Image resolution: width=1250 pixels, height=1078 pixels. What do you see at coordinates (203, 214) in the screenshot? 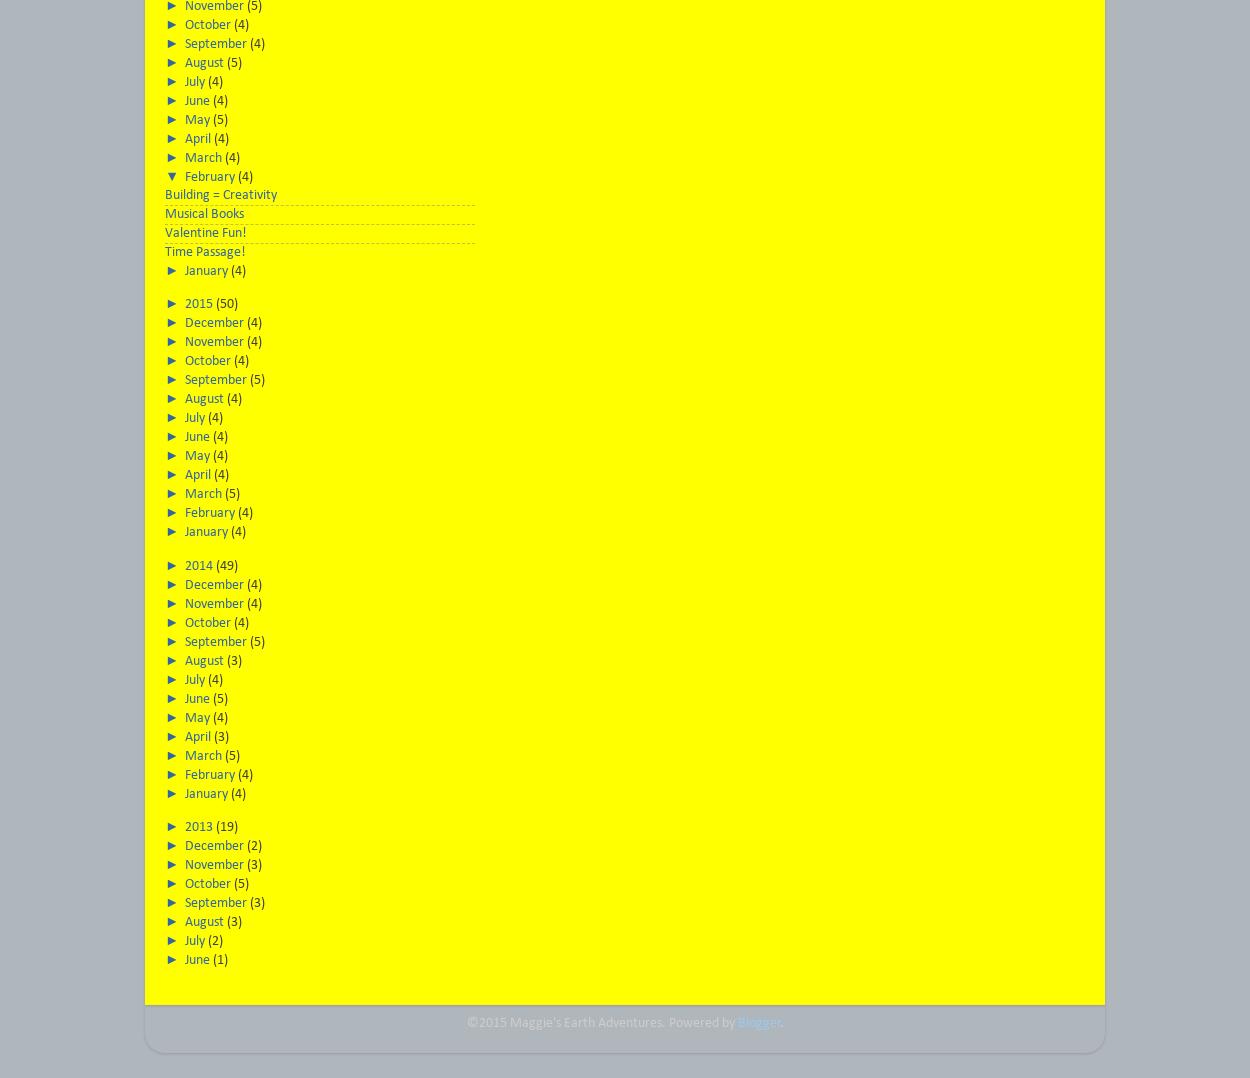
I see `'Musical Books'` at bounding box center [203, 214].